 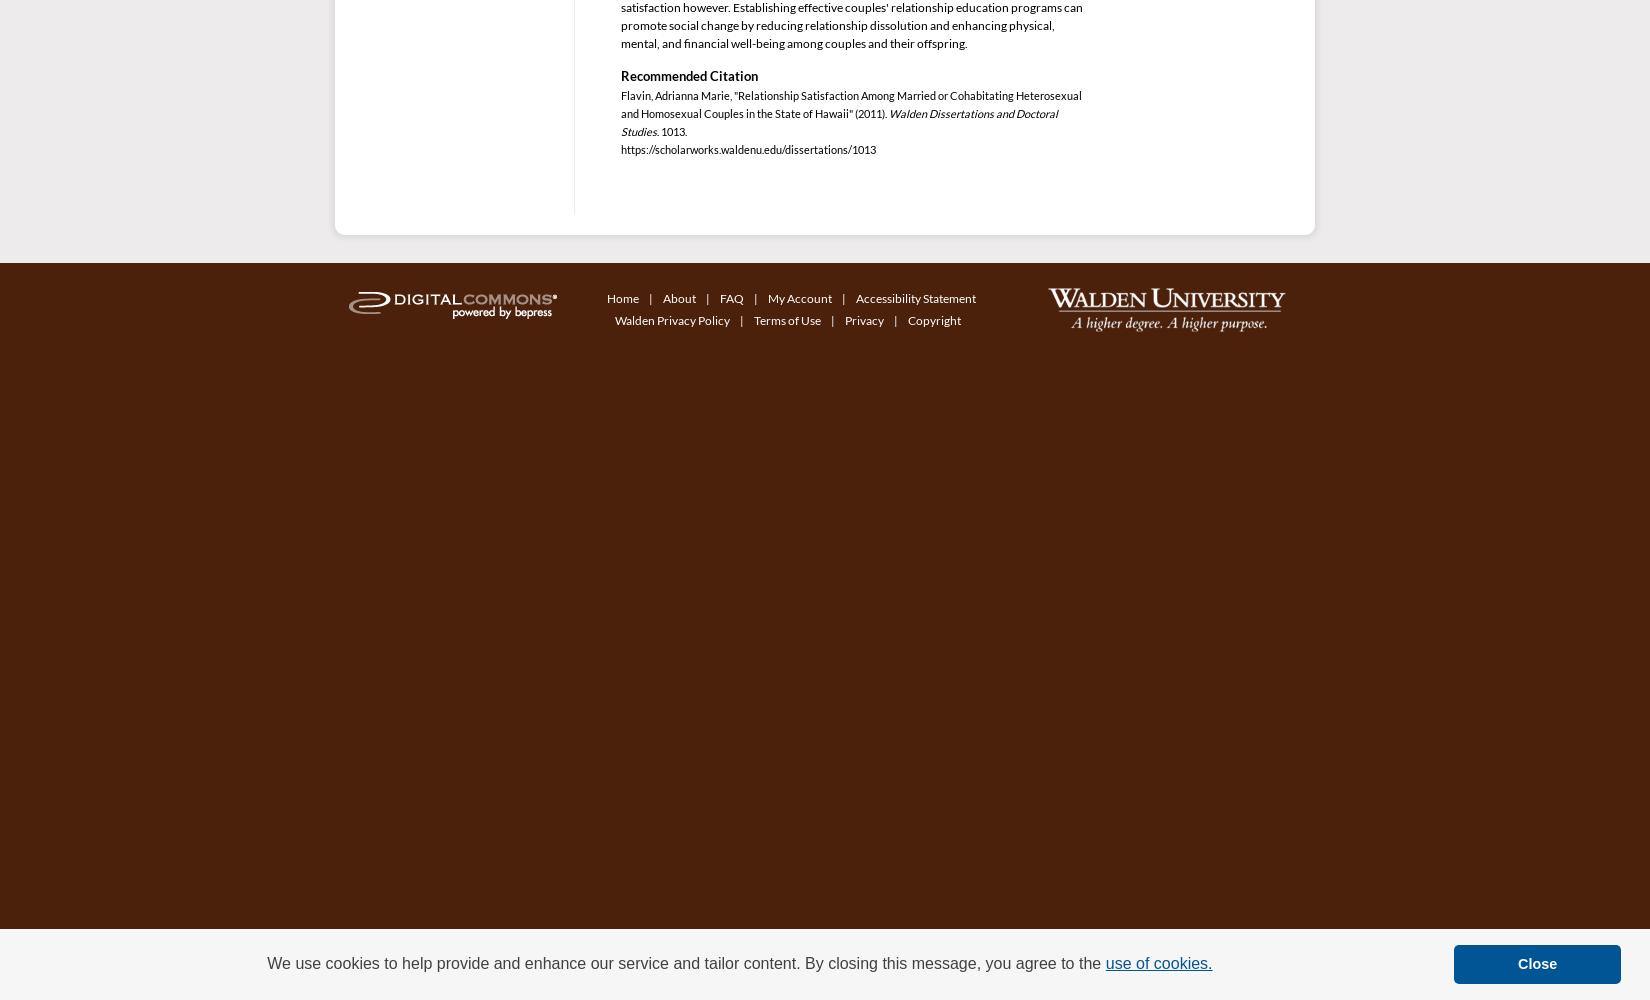 What do you see at coordinates (623, 298) in the screenshot?
I see `'Home'` at bounding box center [623, 298].